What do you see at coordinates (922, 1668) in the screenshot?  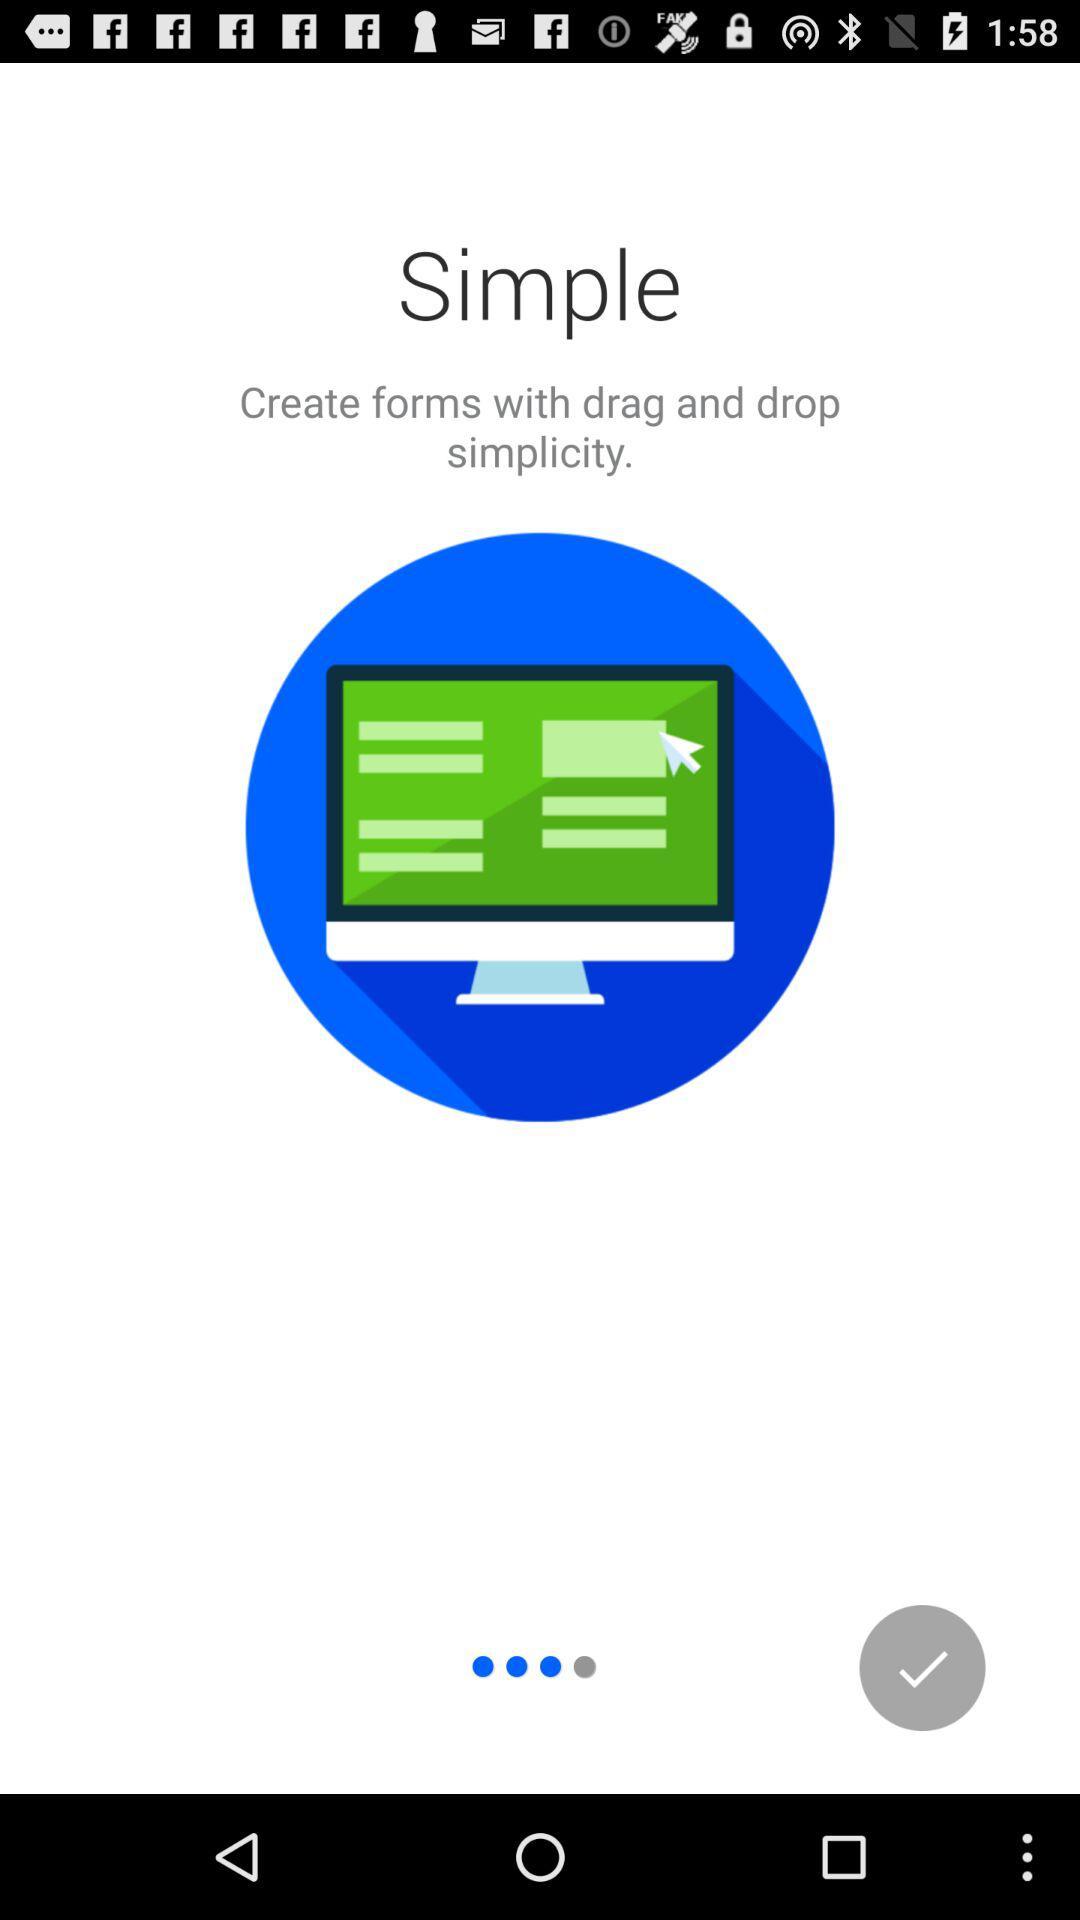 I see `item at the bottom right corner` at bounding box center [922, 1668].